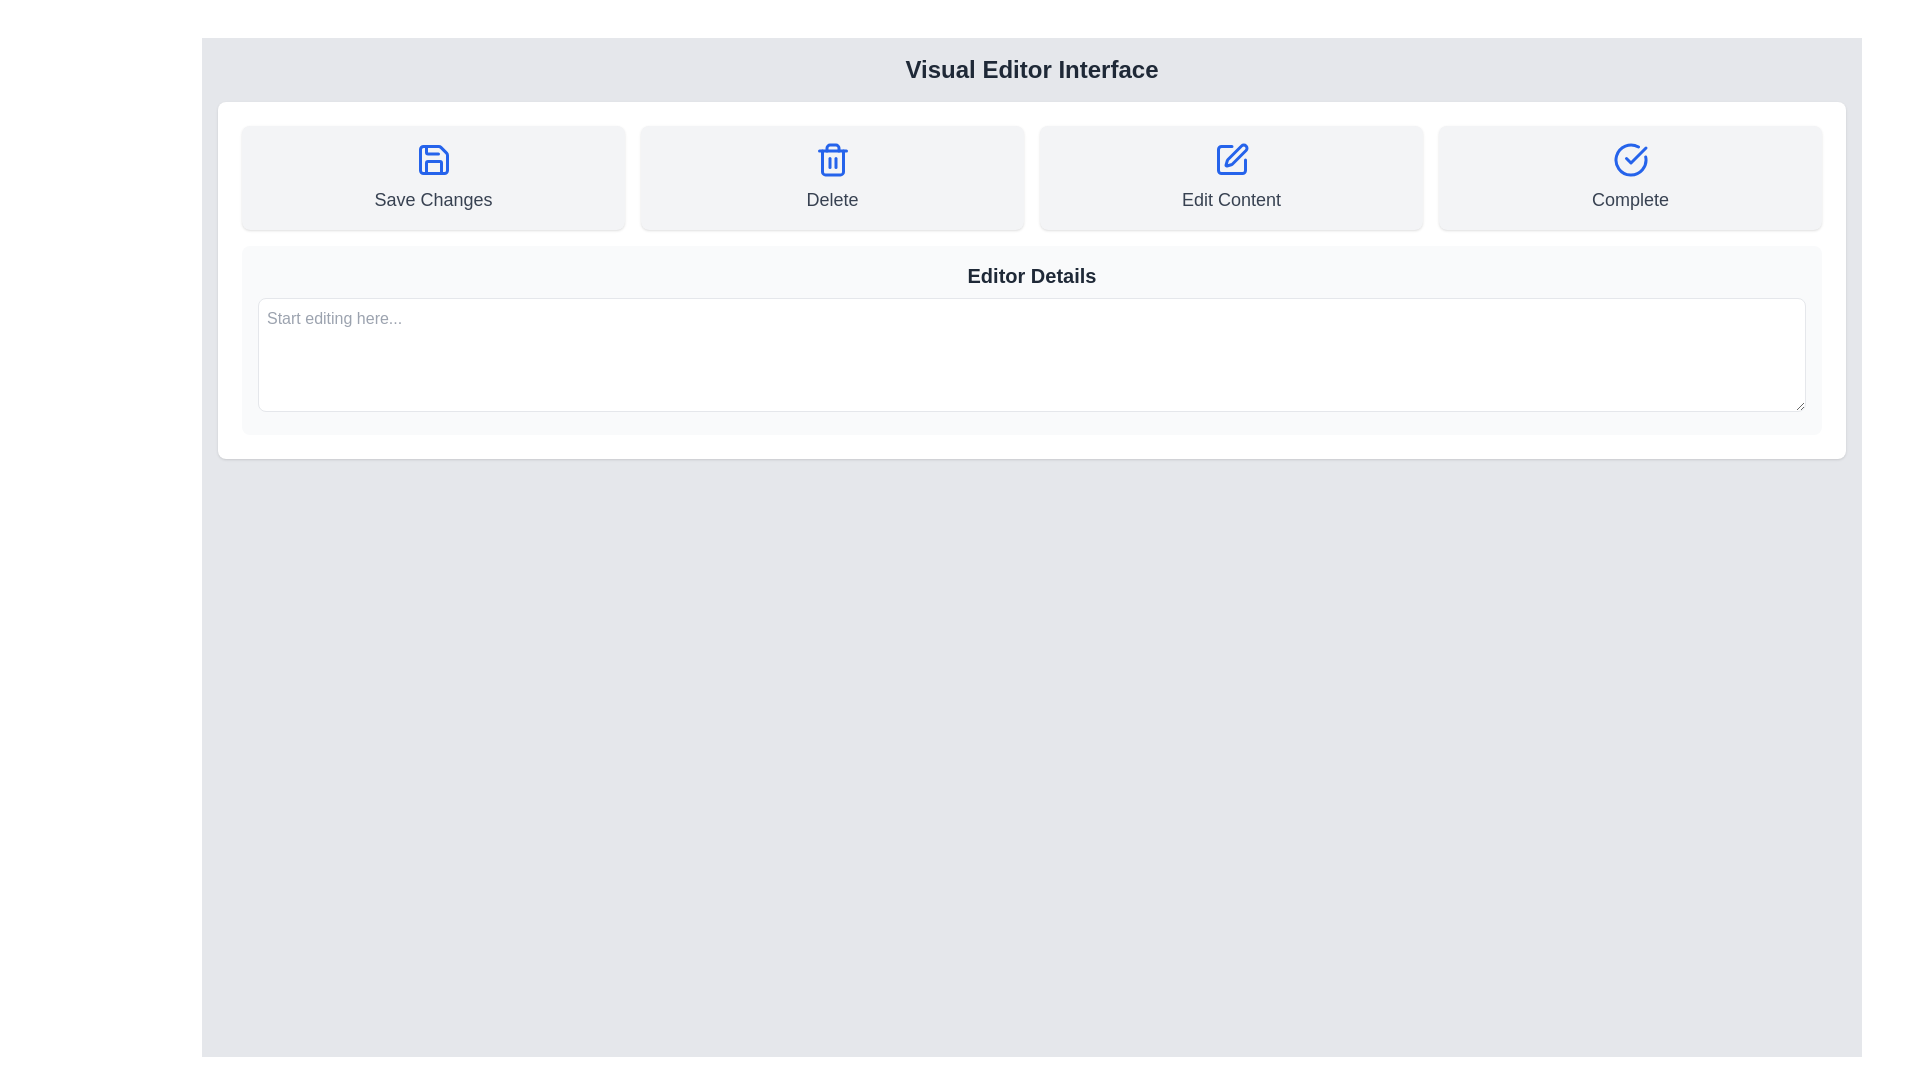 The width and height of the screenshot is (1920, 1080). I want to click on the deletion button, which is positioned second from the left in a group of four buttons at the top of the interface, located to the right of the 'Save Changes' button and to the left of the 'Edit Content' button, so click(832, 176).